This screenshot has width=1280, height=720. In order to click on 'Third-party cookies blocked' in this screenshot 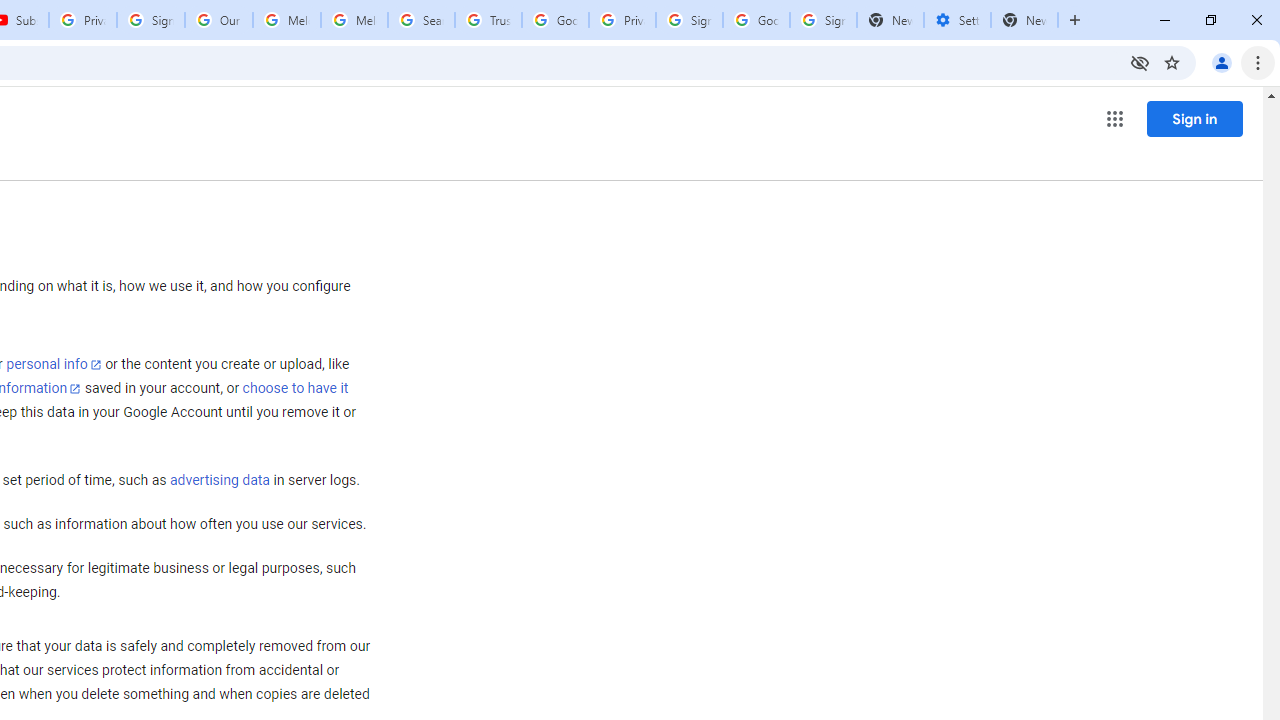, I will do `click(1139, 61)`.